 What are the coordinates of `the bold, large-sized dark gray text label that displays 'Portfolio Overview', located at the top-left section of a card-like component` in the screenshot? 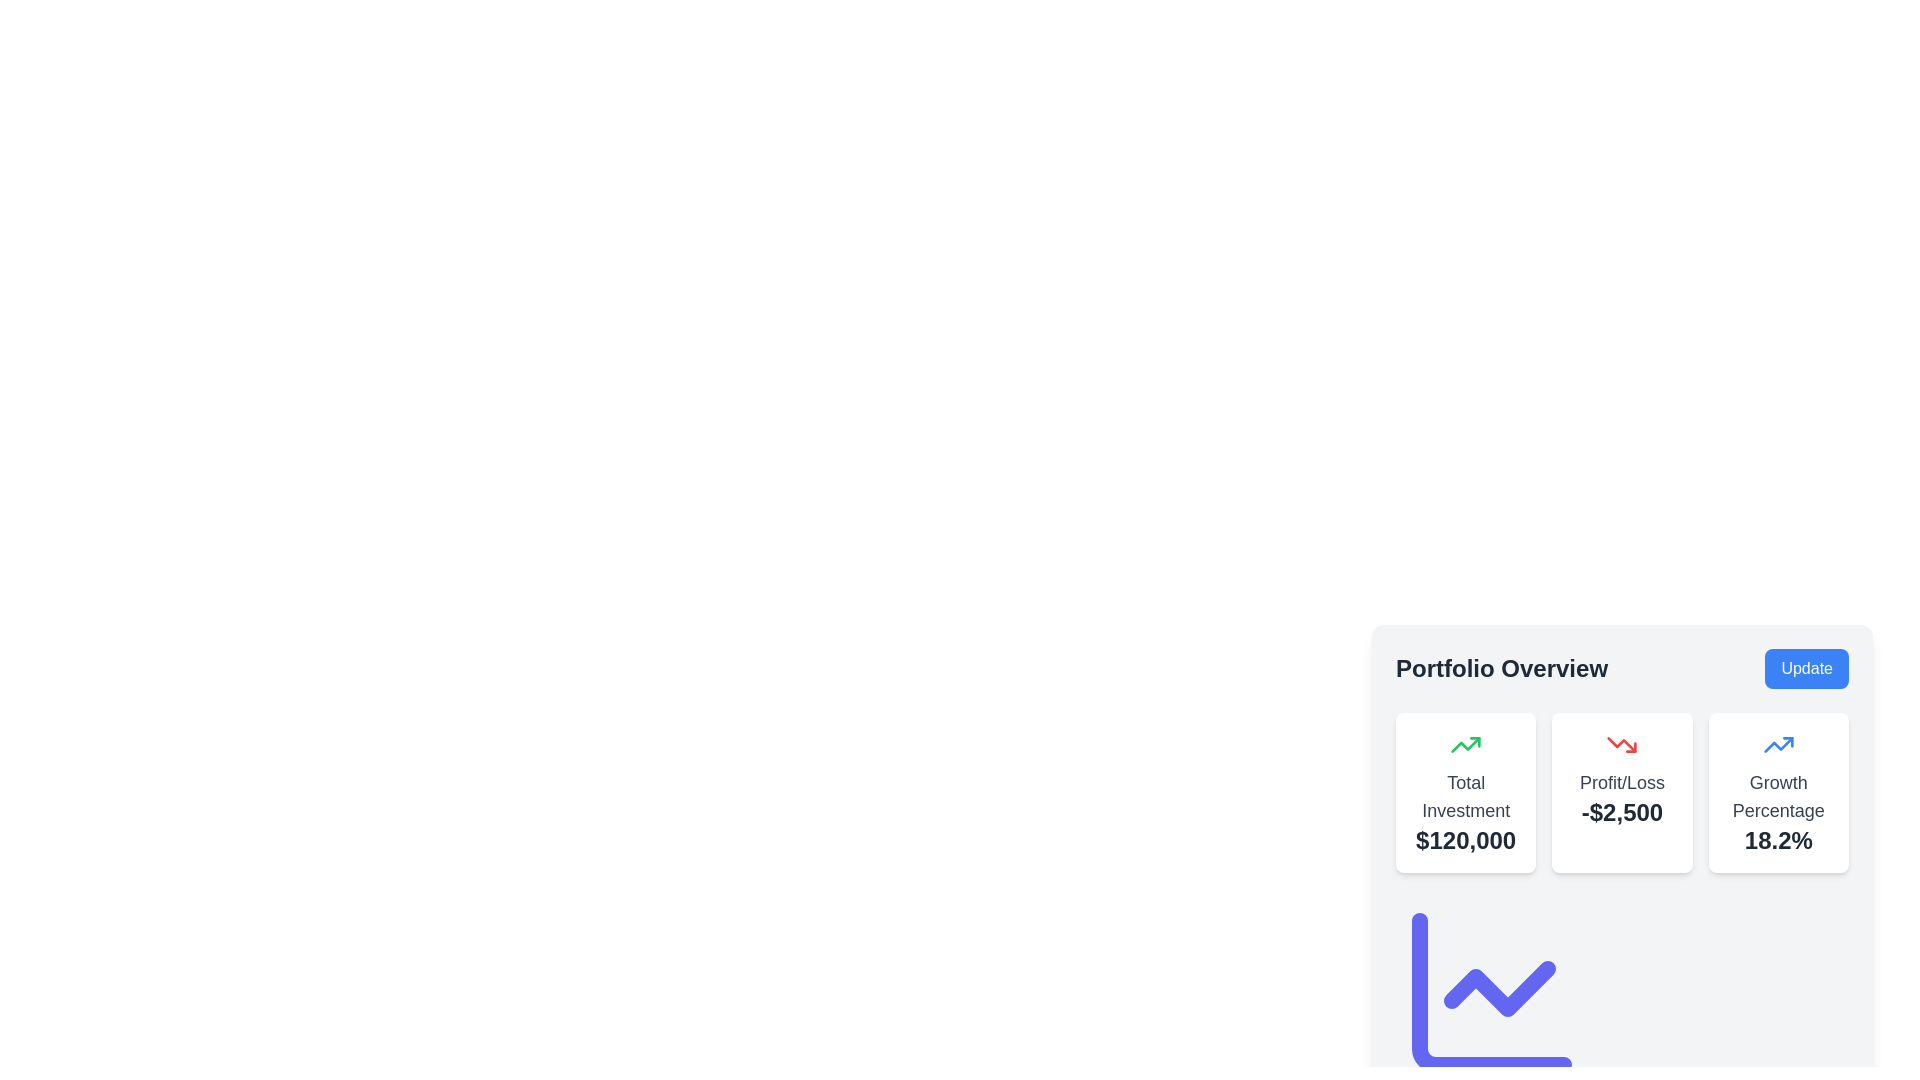 It's located at (1502, 668).